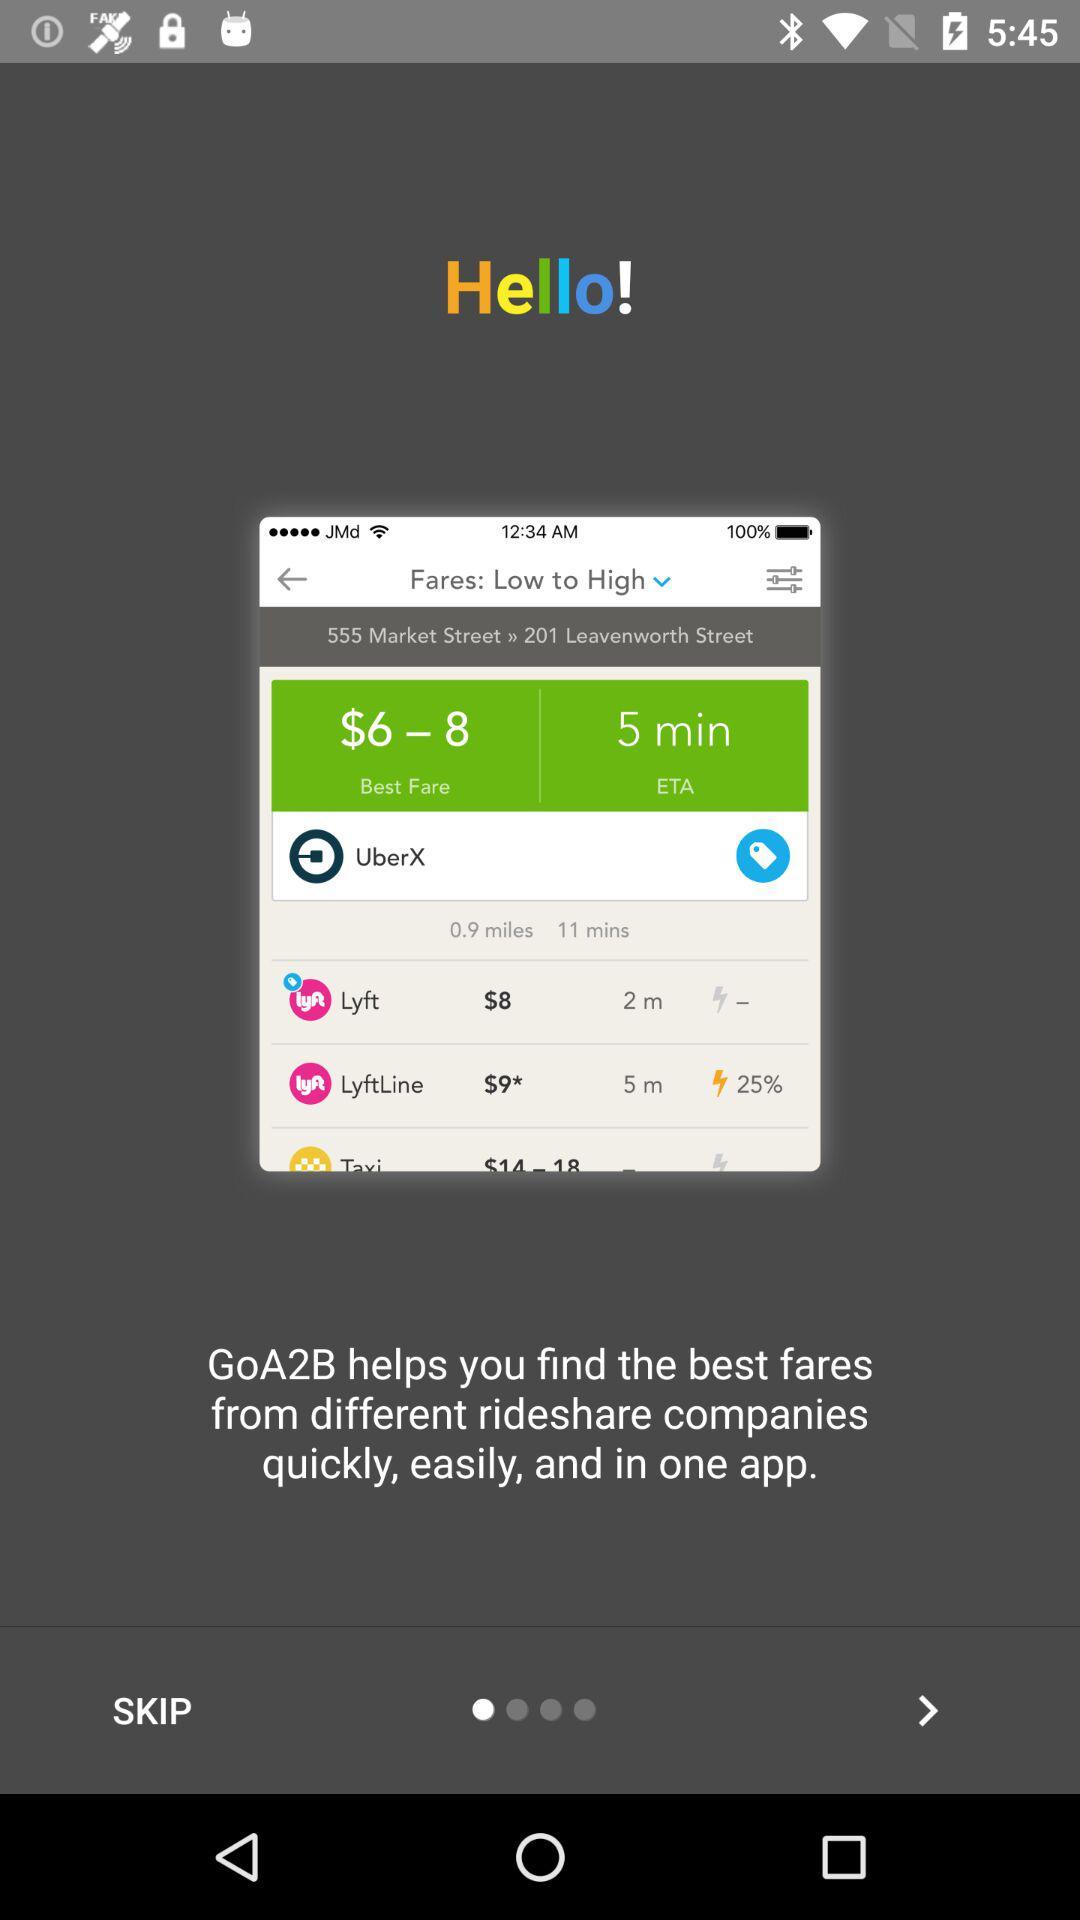 This screenshot has height=1920, width=1080. I want to click on the icon below the goa2b helps you item, so click(927, 1709).